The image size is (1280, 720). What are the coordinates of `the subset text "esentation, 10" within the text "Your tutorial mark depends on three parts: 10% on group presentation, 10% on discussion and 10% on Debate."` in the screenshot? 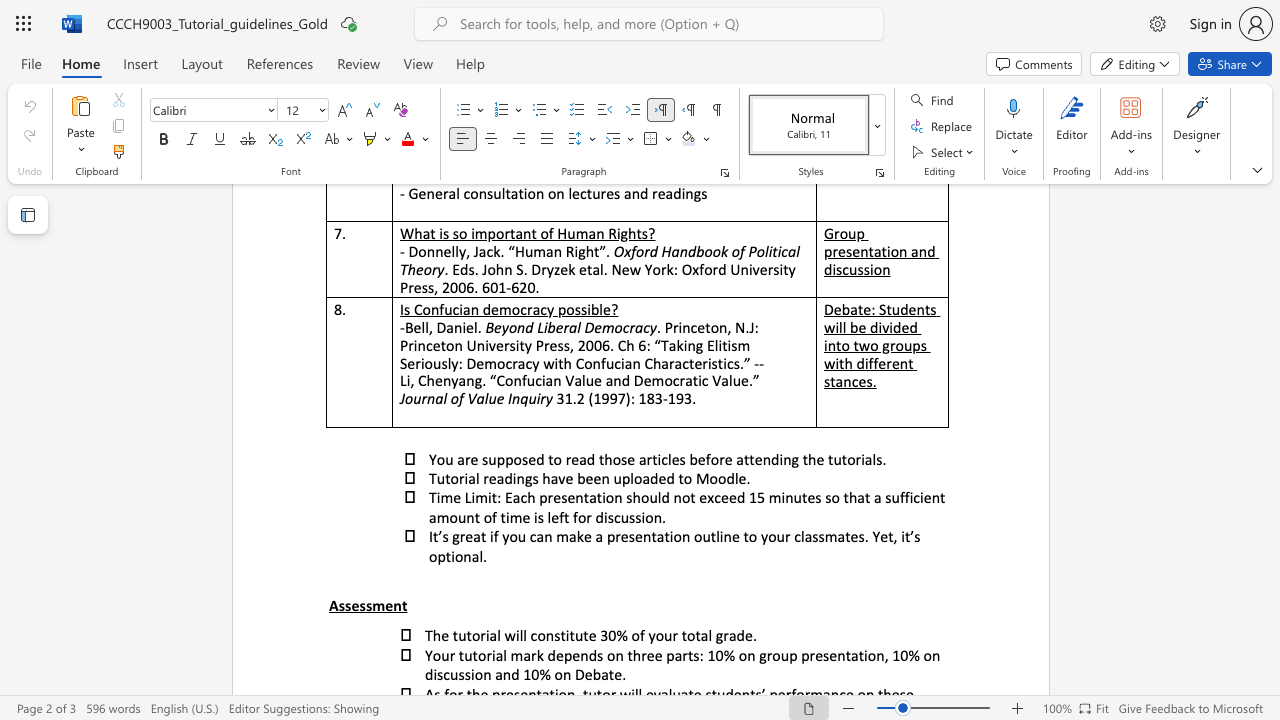 It's located at (815, 655).